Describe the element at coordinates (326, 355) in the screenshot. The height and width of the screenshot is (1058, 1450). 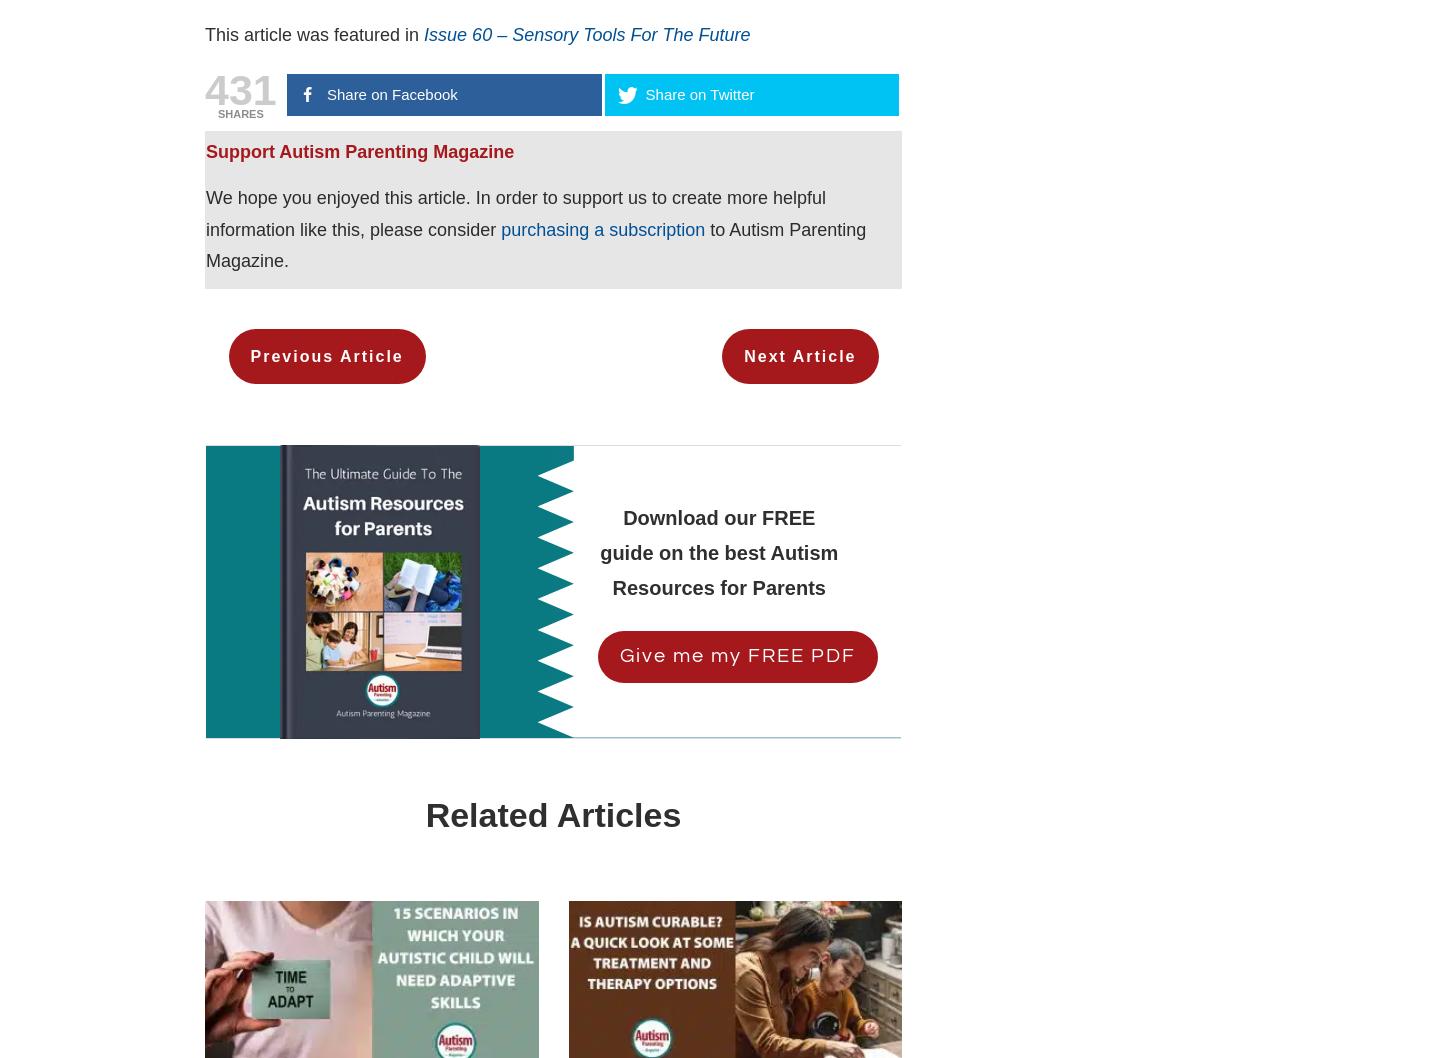
I see `'Previous Article'` at that location.